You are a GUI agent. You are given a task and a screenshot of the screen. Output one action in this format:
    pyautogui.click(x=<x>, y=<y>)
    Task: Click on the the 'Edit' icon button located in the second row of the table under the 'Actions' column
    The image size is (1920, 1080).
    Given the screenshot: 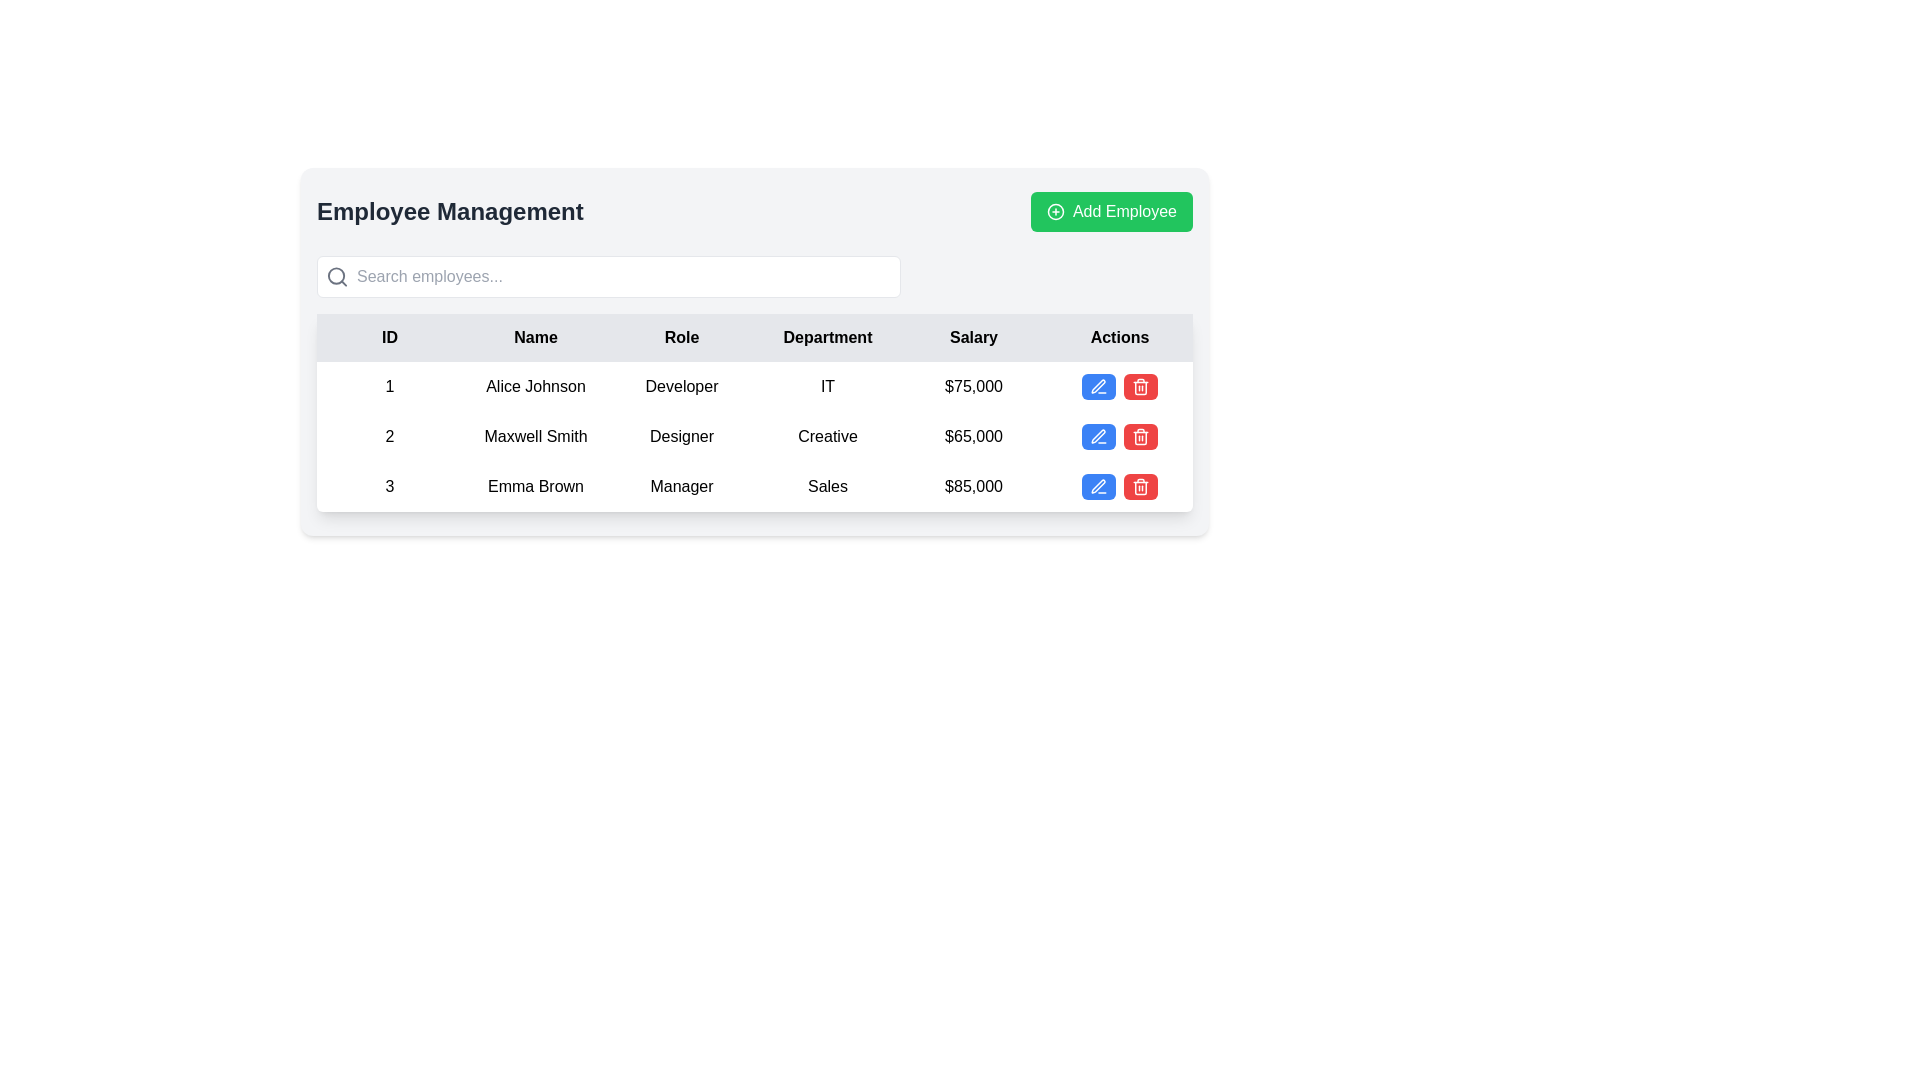 What is the action you would take?
    pyautogui.click(x=1097, y=434)
    